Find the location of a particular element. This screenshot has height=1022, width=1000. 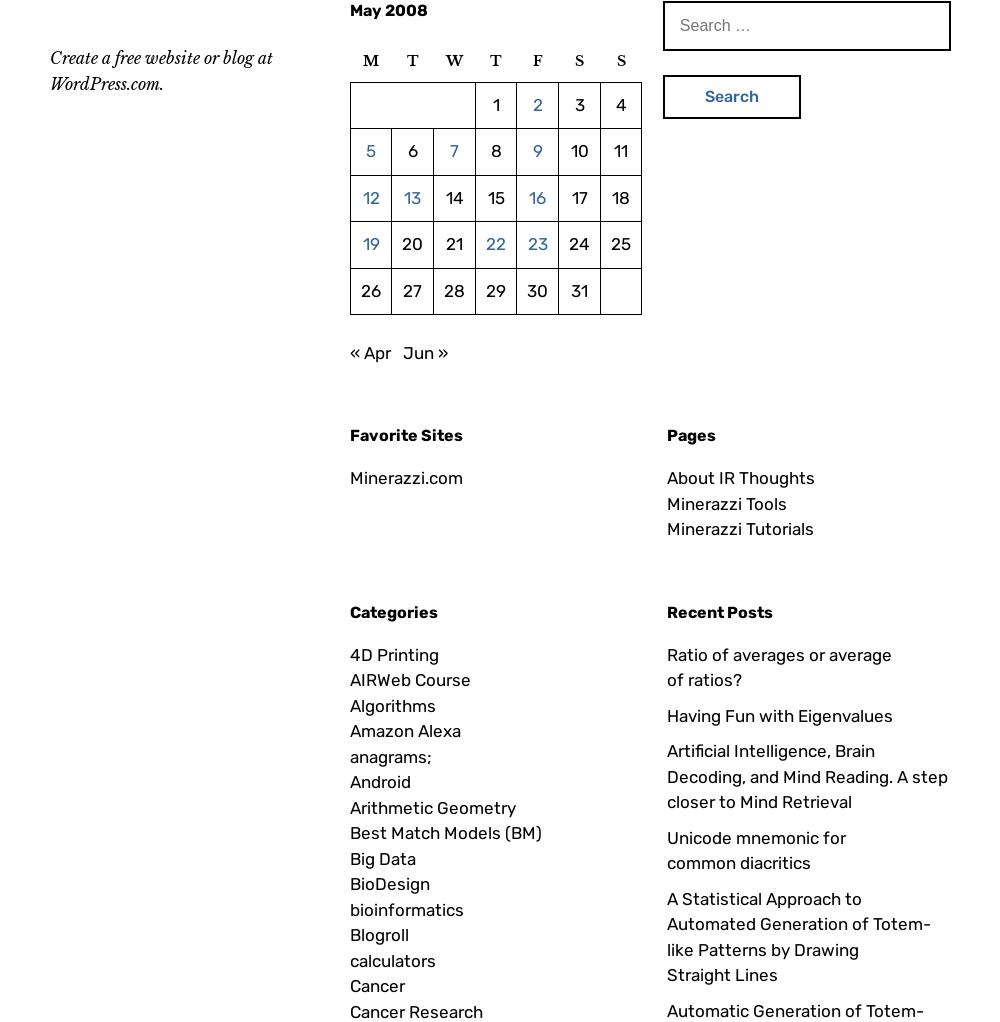

'Big Data' is located at coordinates (383, 857).